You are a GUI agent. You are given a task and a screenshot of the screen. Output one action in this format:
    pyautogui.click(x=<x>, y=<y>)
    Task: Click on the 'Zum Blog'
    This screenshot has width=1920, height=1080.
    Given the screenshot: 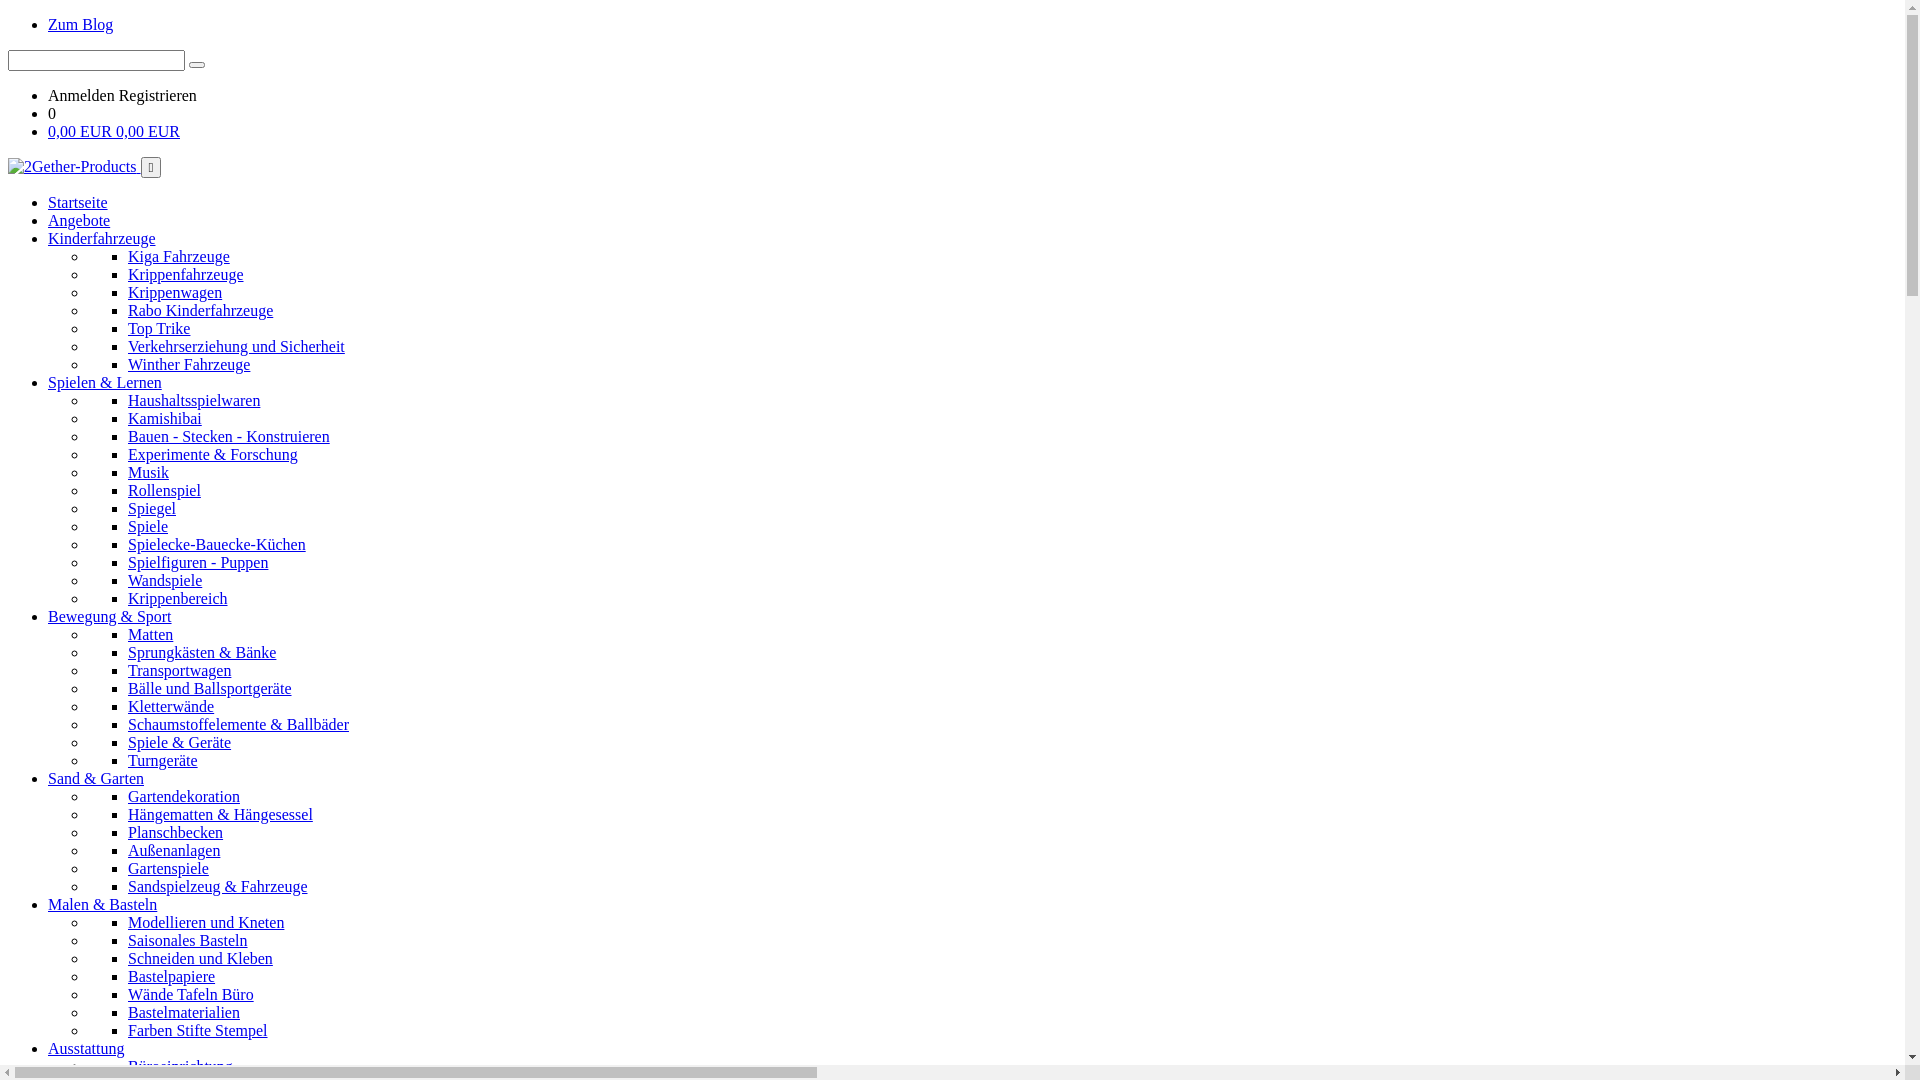 What is the action you would take?
    pyautogui.click(x=80, y=24)
    